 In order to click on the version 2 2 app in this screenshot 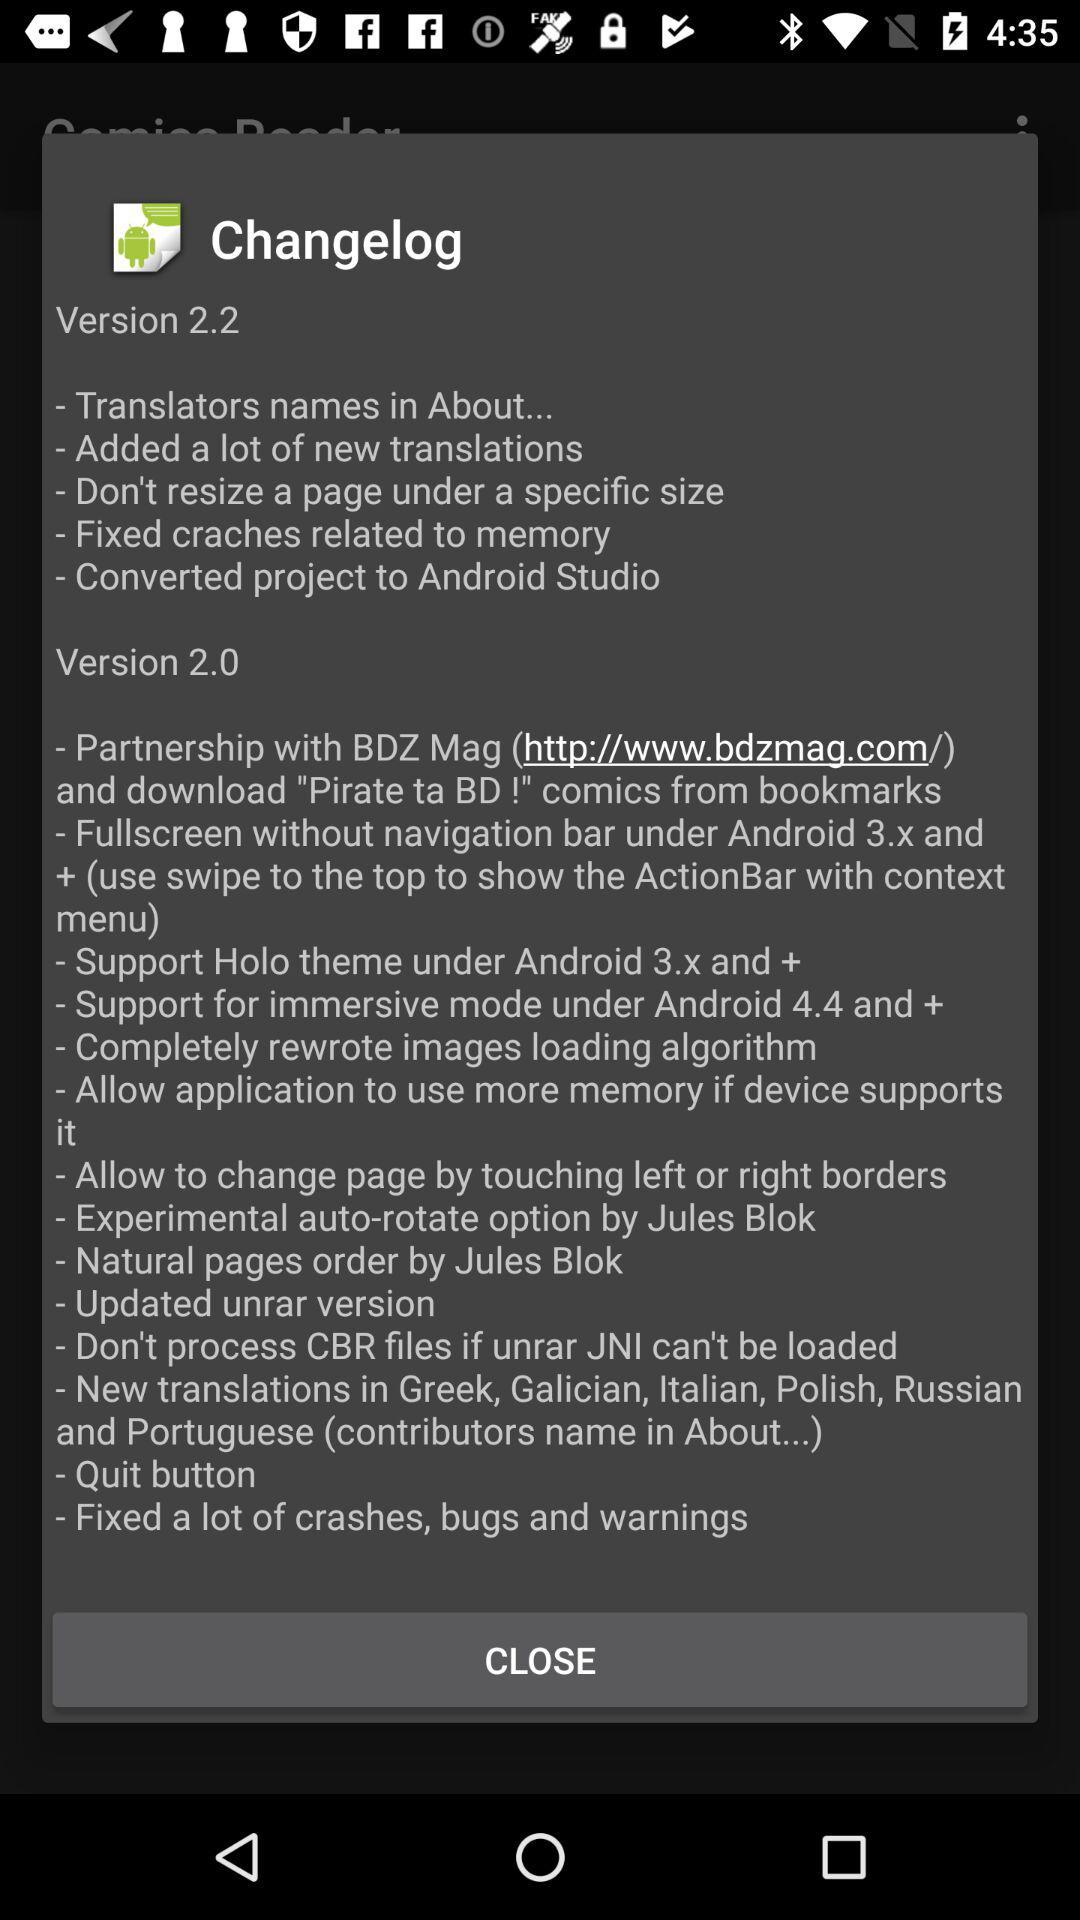, I will do `click(540, 937)`.